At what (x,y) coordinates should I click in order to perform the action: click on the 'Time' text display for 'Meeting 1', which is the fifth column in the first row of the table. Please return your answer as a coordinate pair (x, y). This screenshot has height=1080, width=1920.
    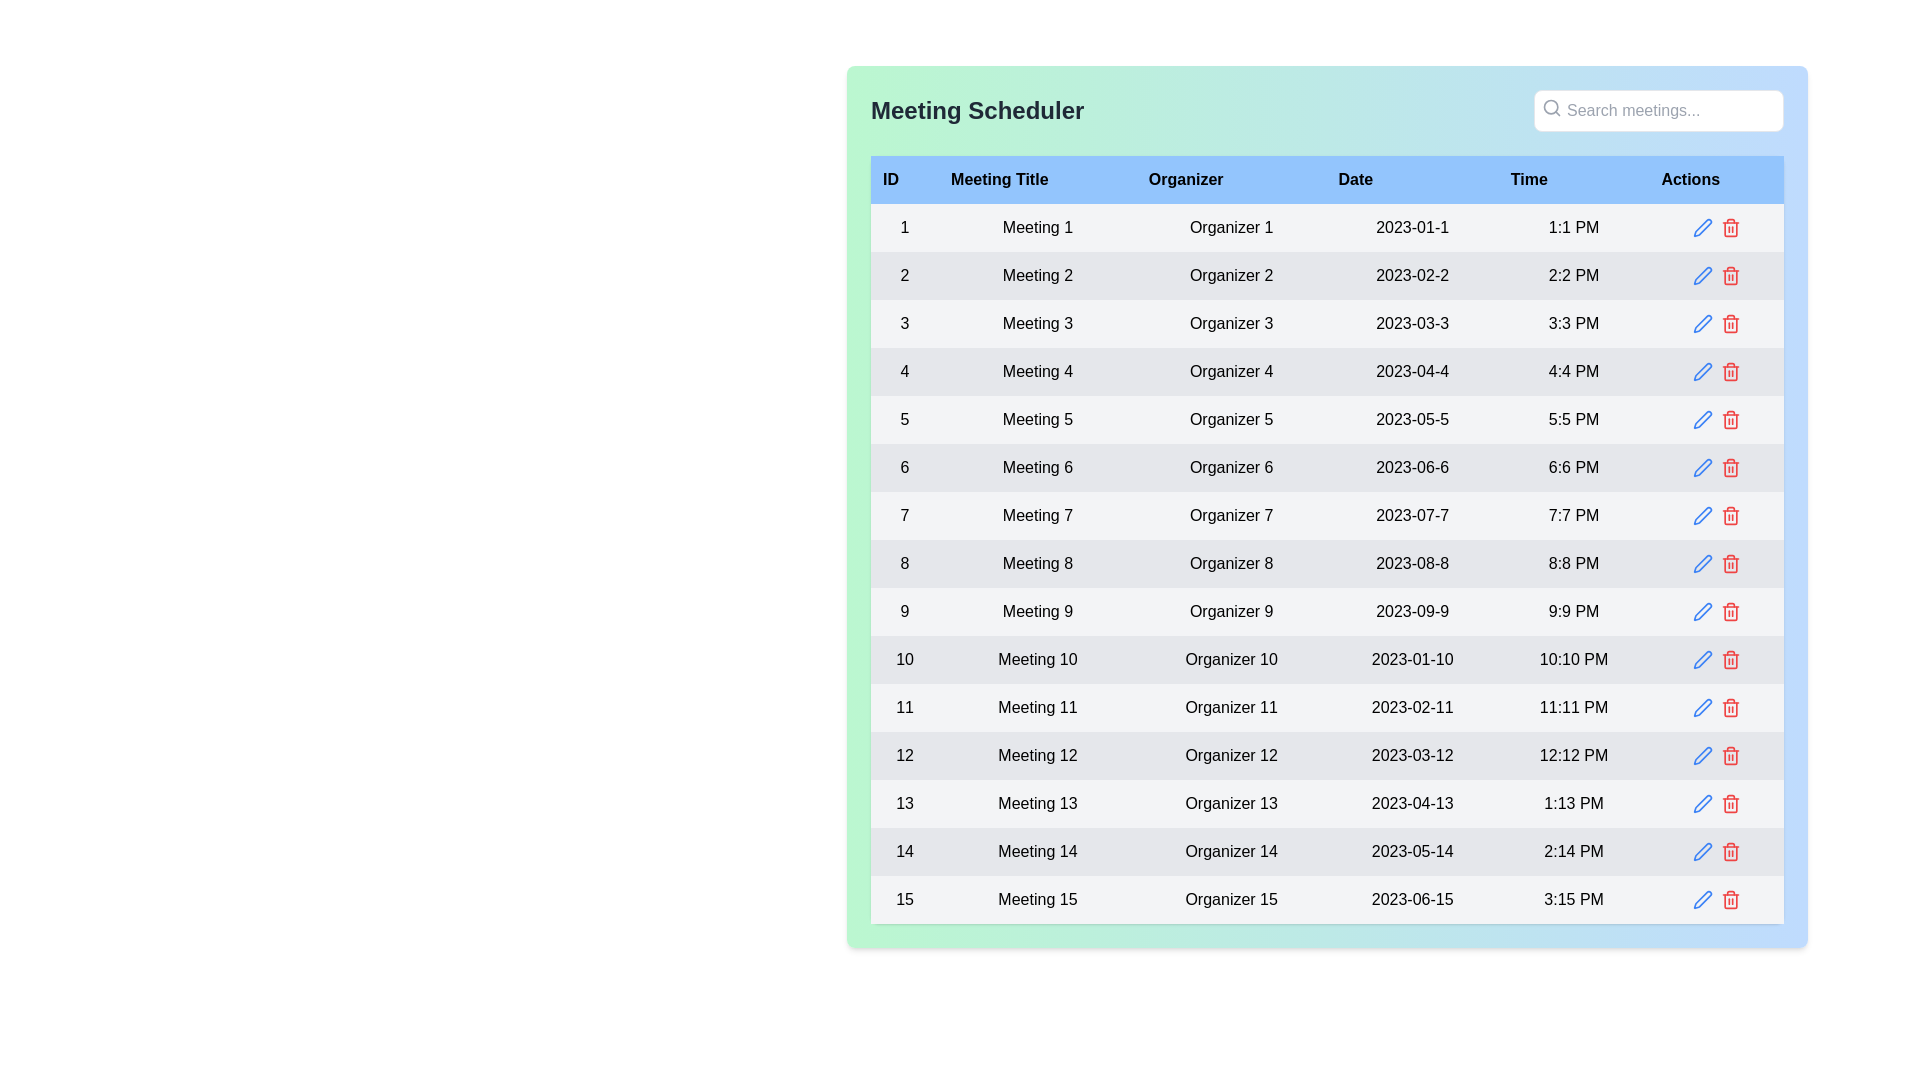
    Looking at the image, I should click on (1573, 226).